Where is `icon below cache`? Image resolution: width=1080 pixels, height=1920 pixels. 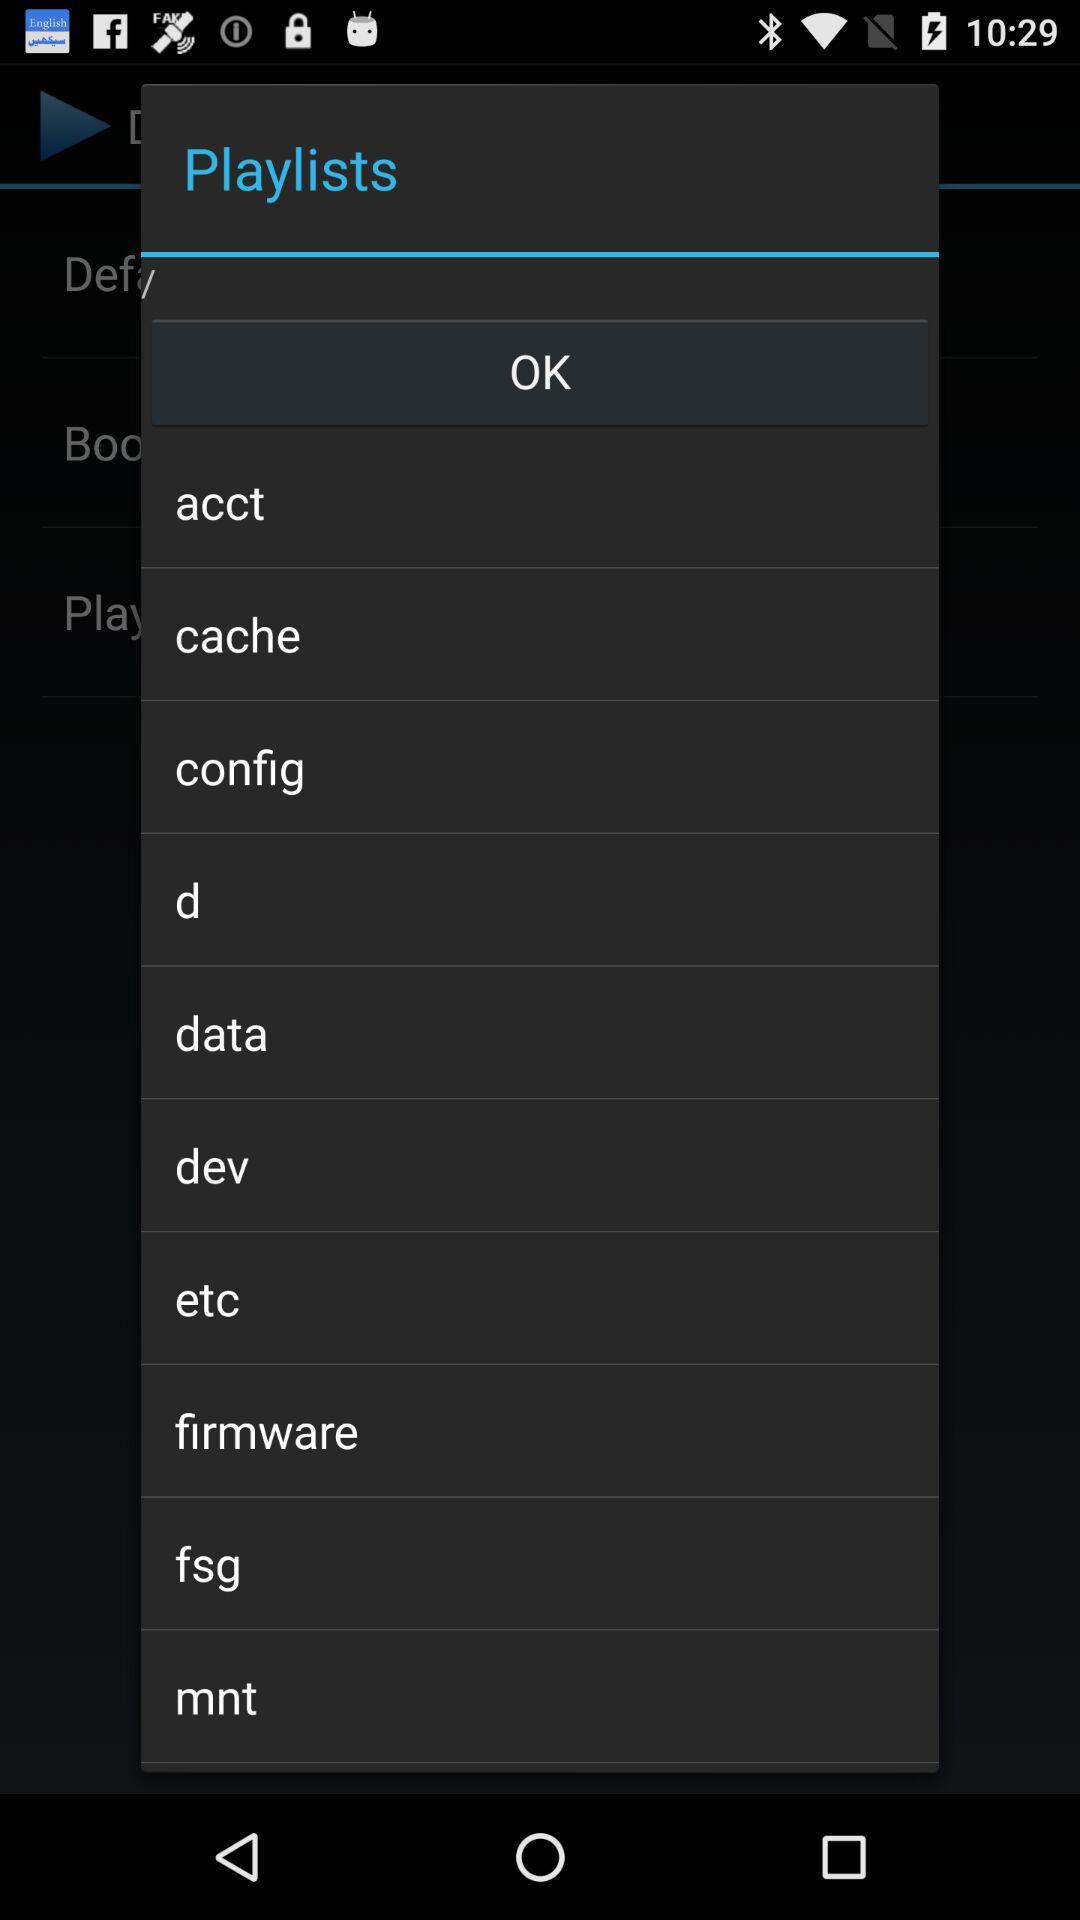
icon below cache is located at coordinates (540, 765).